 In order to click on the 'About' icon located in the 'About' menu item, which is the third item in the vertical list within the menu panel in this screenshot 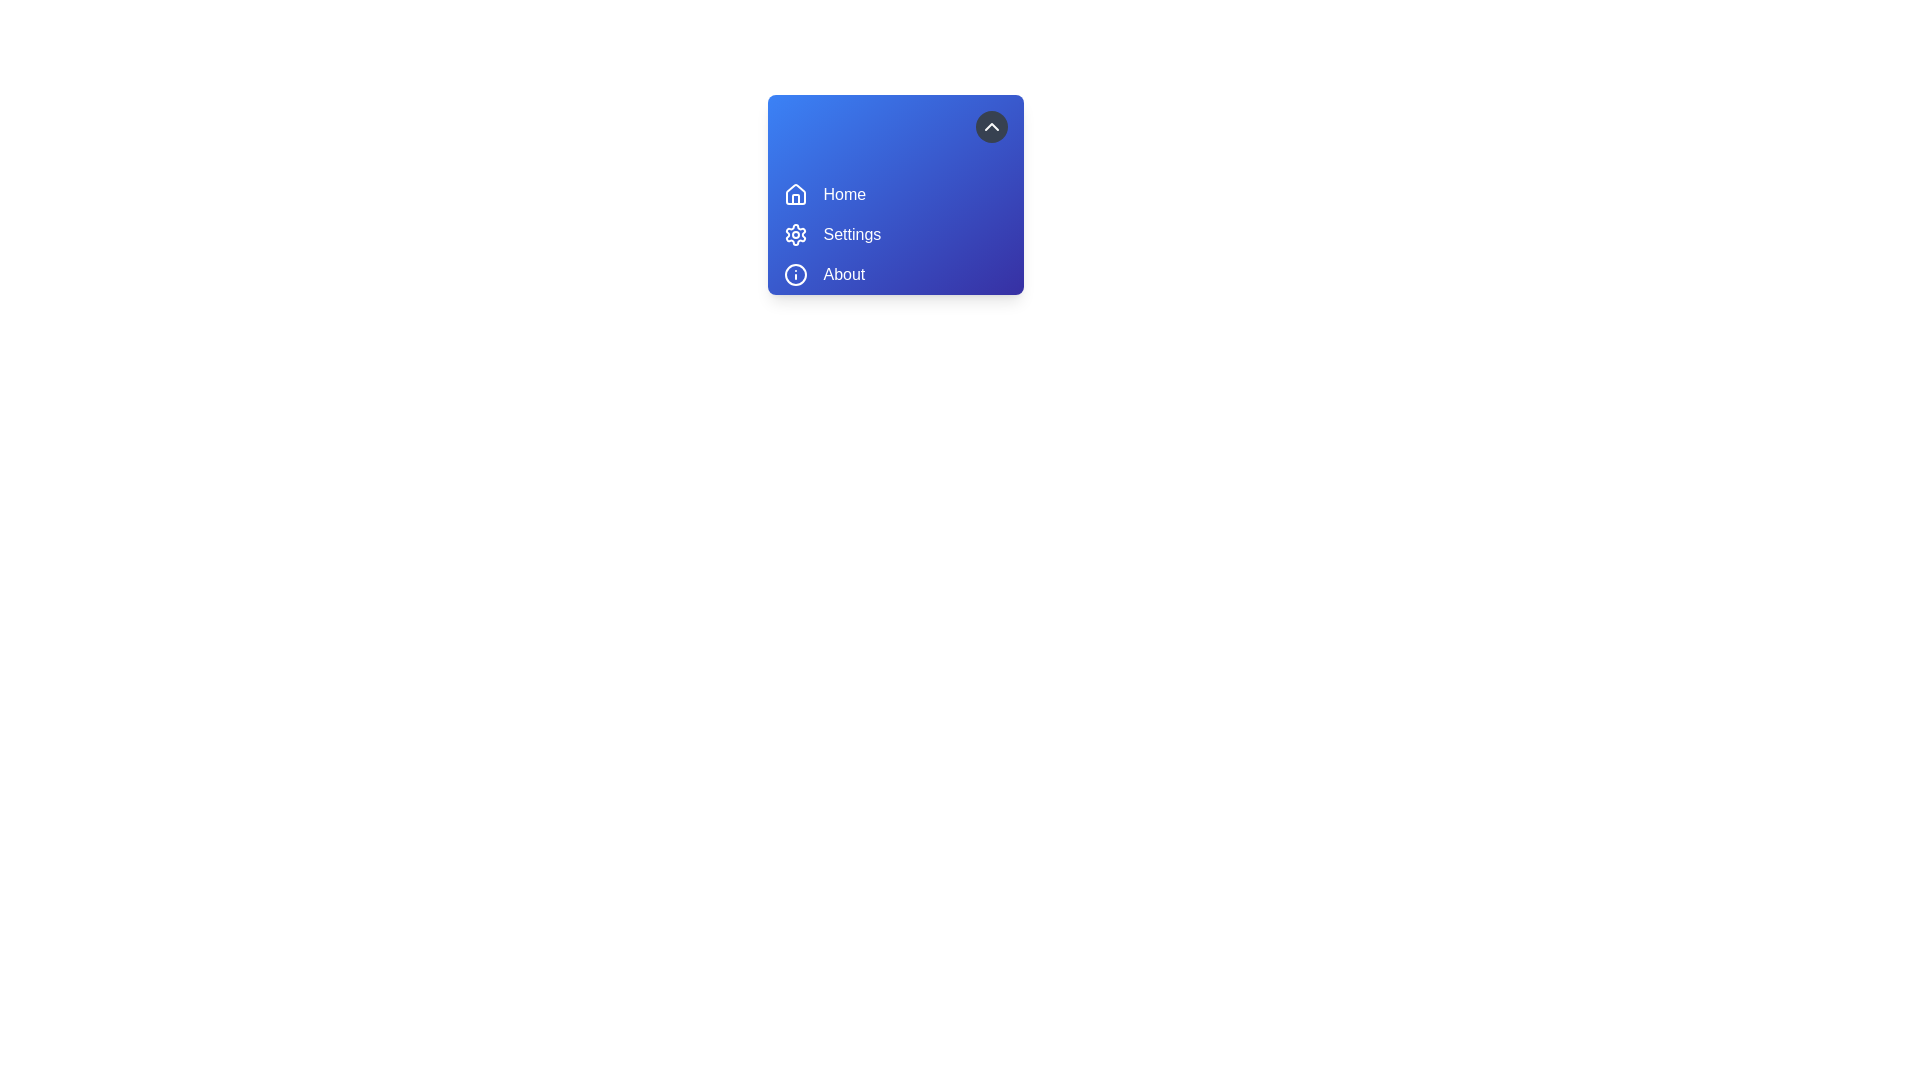, I will do `click(794, 274)`.